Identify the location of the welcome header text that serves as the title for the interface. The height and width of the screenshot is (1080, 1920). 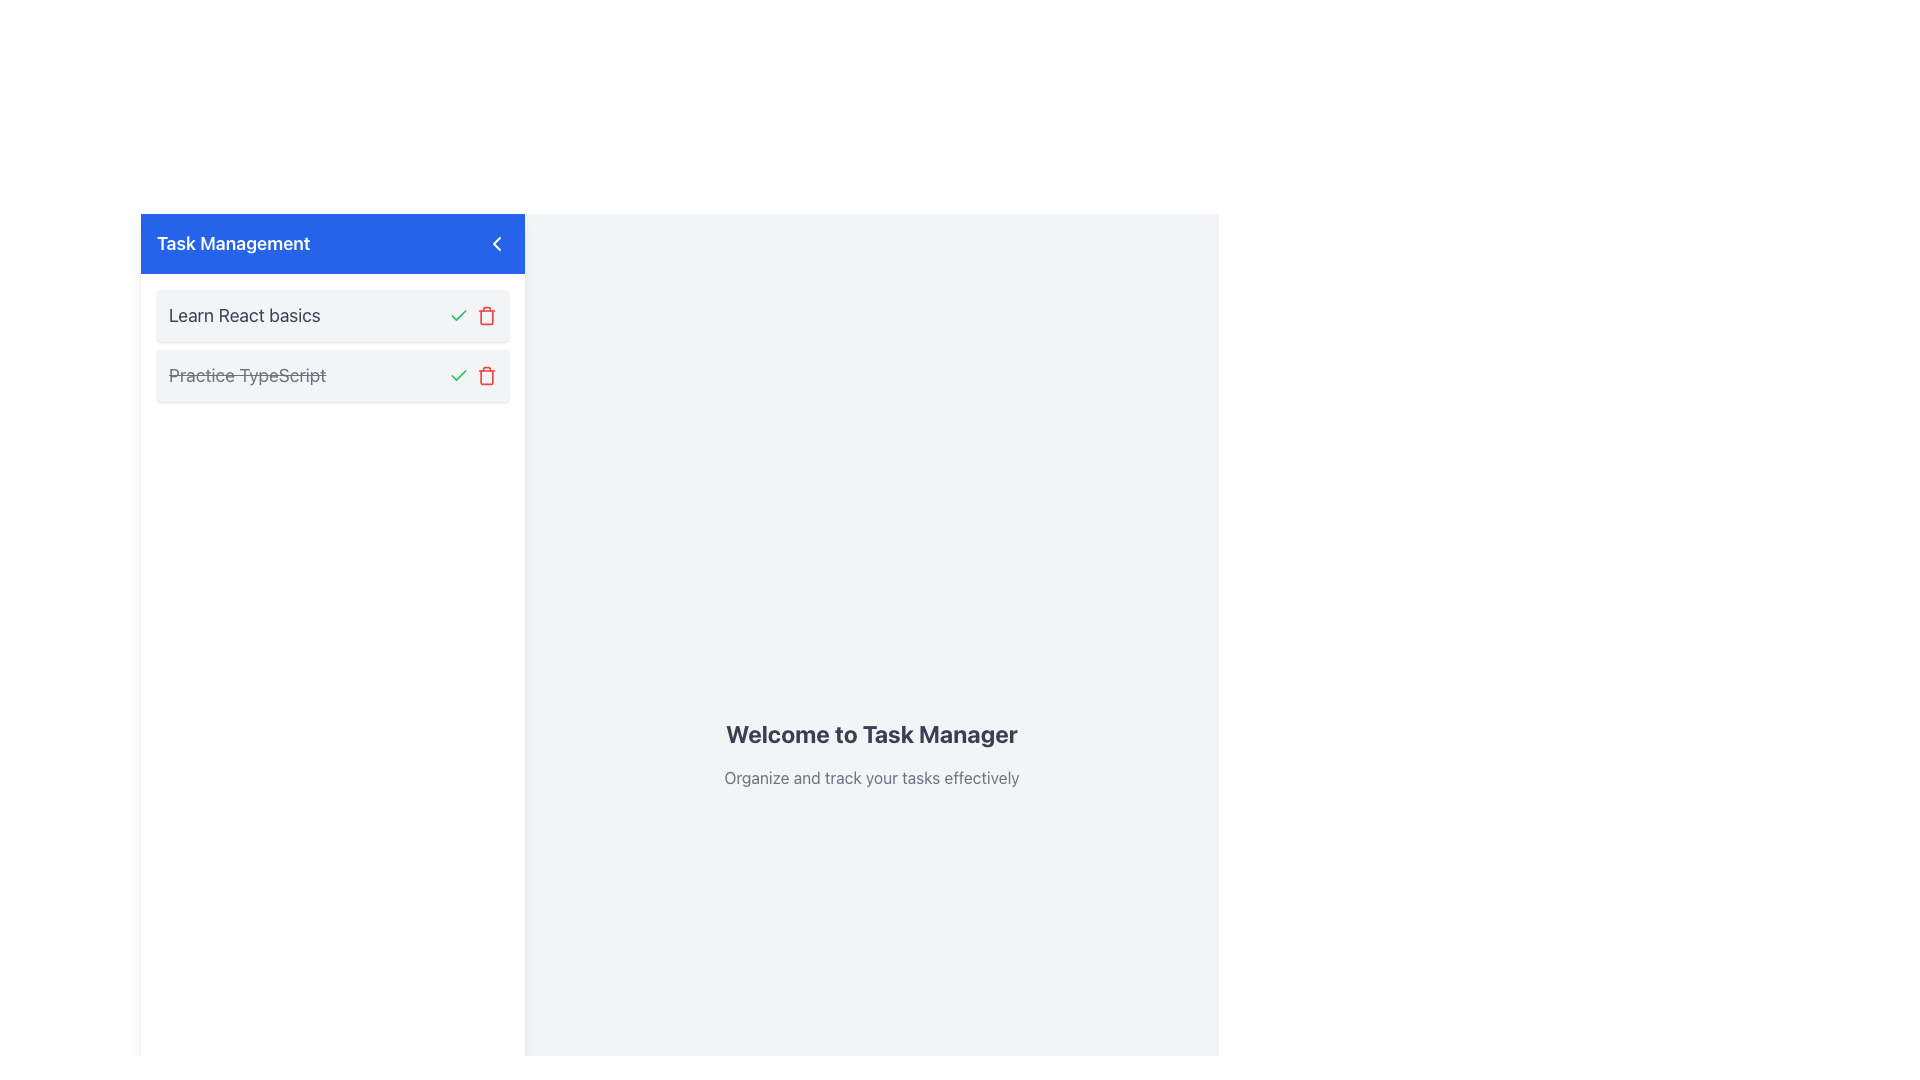
(872, 733).